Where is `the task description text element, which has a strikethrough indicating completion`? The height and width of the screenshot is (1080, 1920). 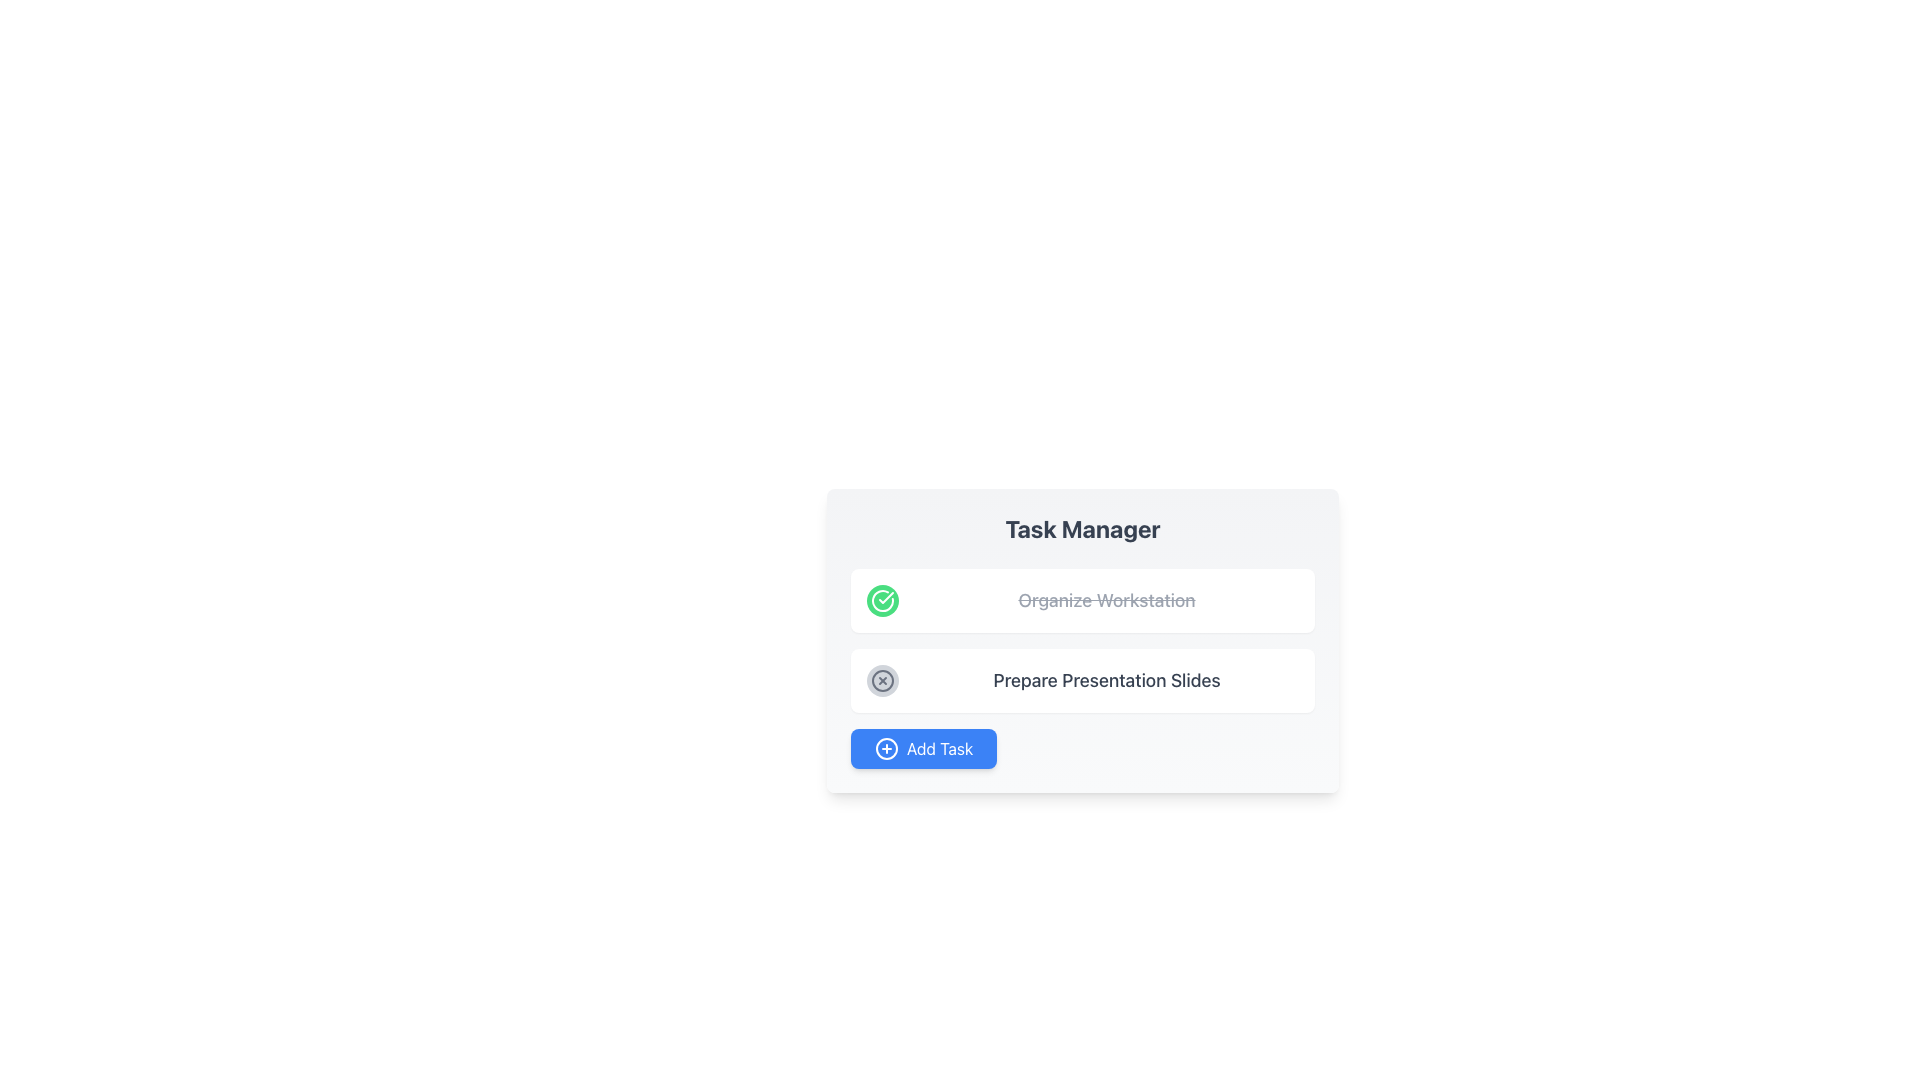
the task description text element, which has a strikethrough indicating completion is located at coordinates (1106, 600).